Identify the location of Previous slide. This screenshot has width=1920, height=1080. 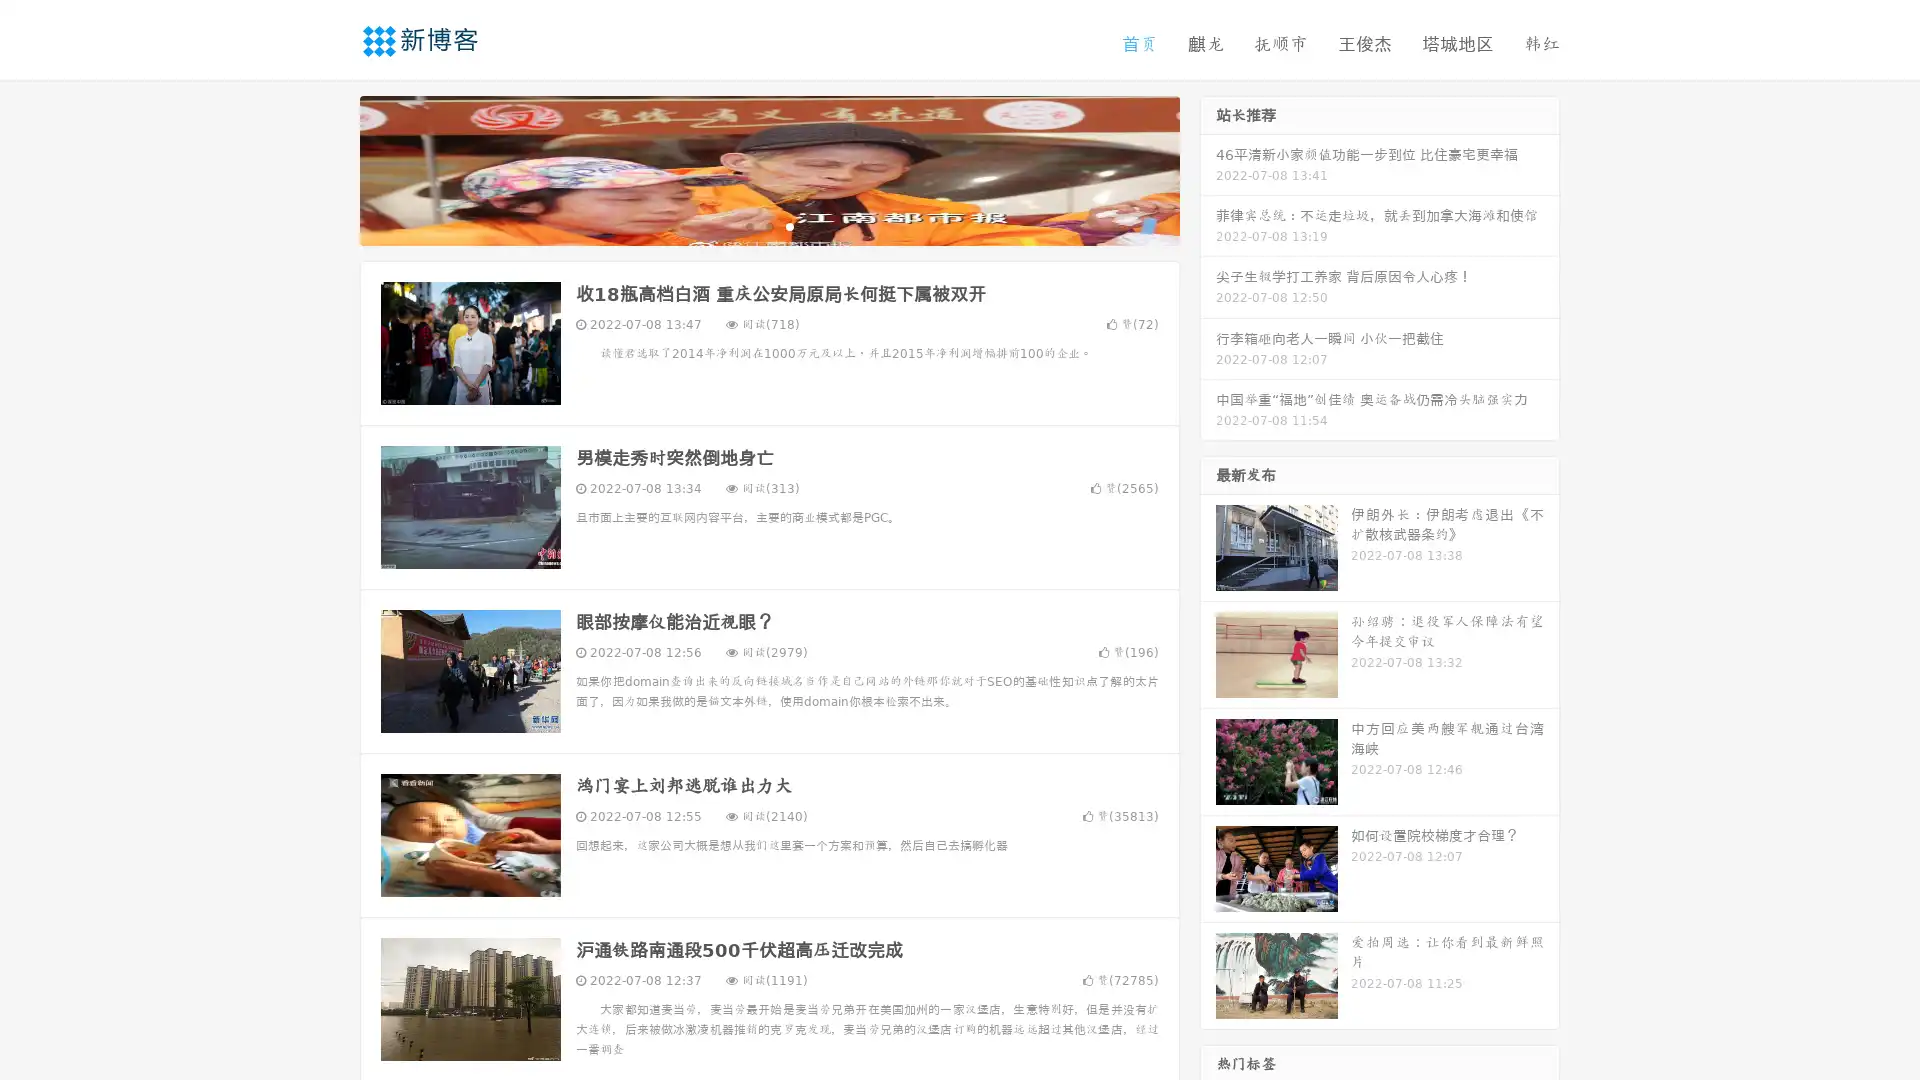
(330, 168).